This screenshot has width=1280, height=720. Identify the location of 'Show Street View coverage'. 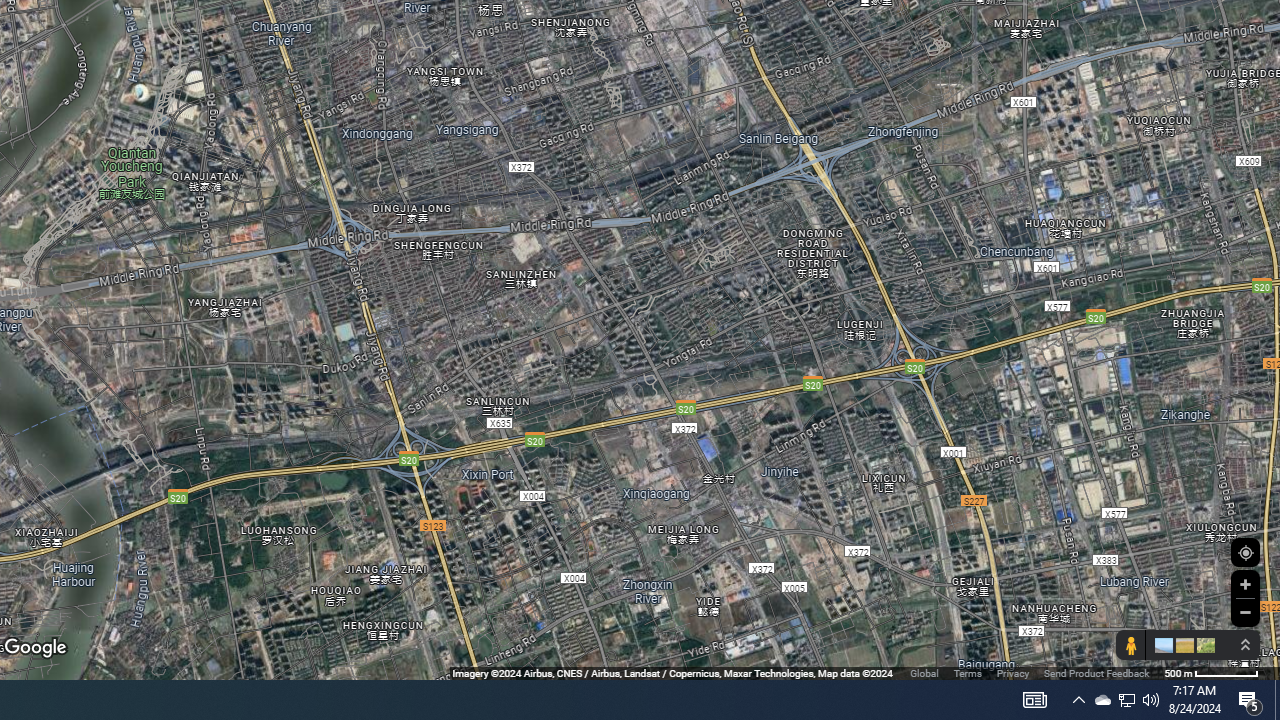
(1130, 645).